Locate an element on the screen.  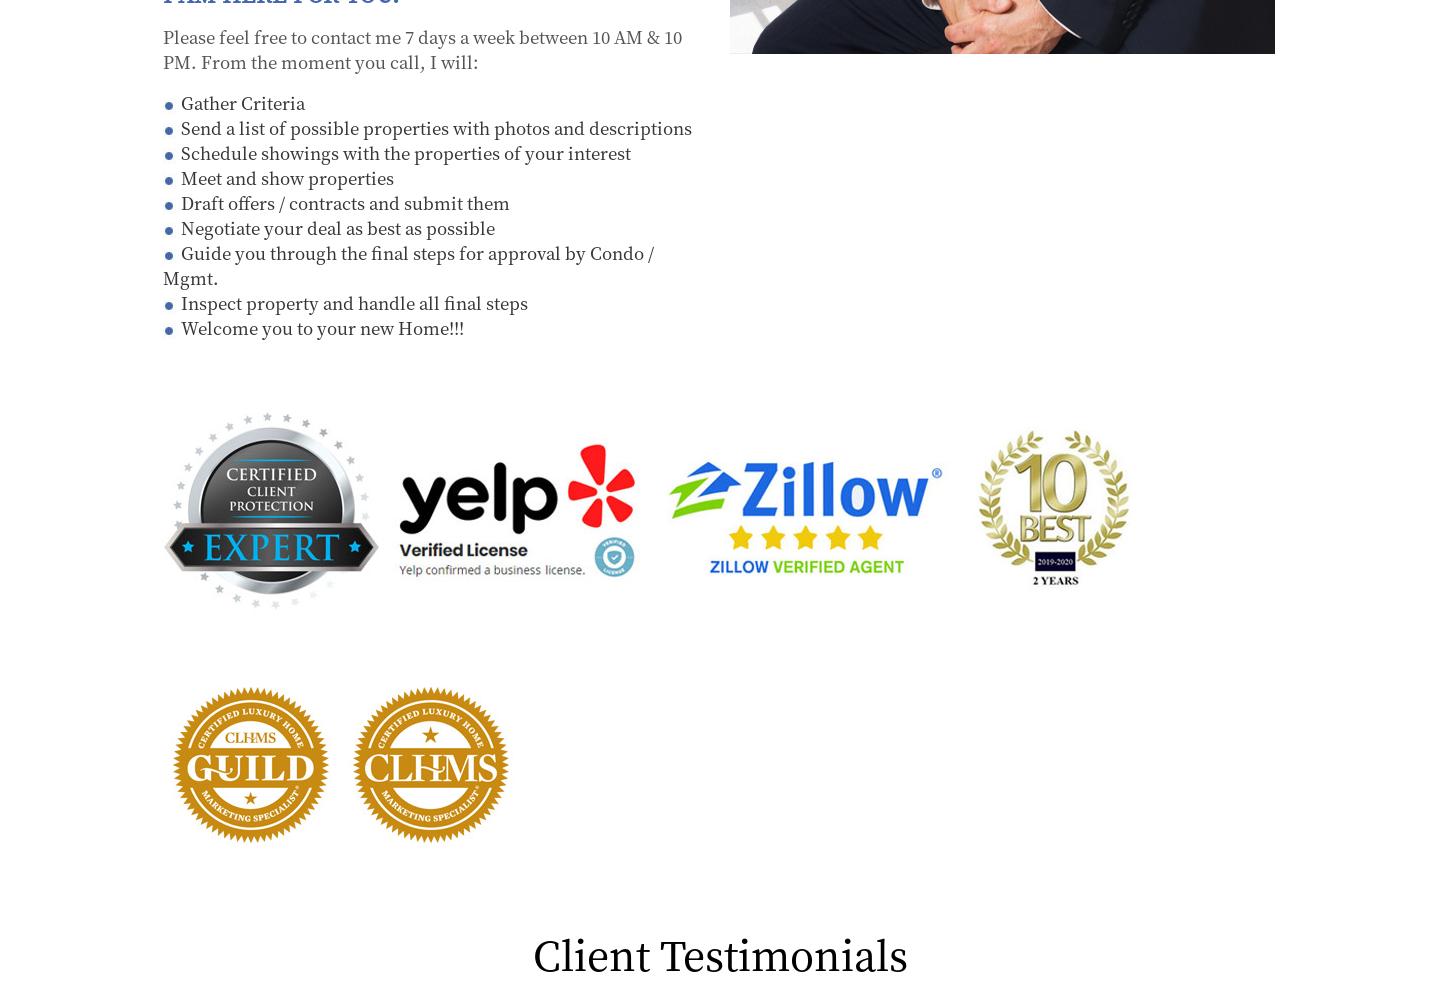
'Please feel free to contact me 7 days a week between 10 AM & 10 PM. From the moment you call, I will:' is located at coordinates (162, 46).